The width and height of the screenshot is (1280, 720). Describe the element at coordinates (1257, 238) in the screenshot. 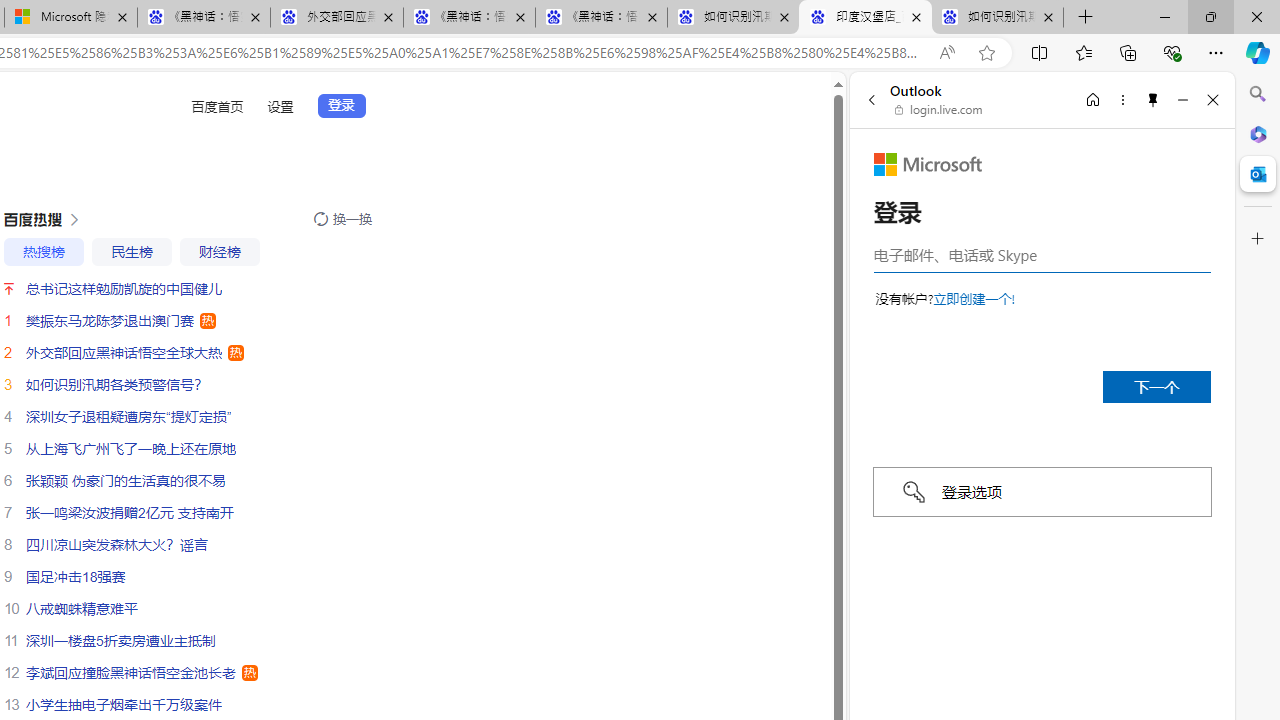

I see `'Customize'` at that location.